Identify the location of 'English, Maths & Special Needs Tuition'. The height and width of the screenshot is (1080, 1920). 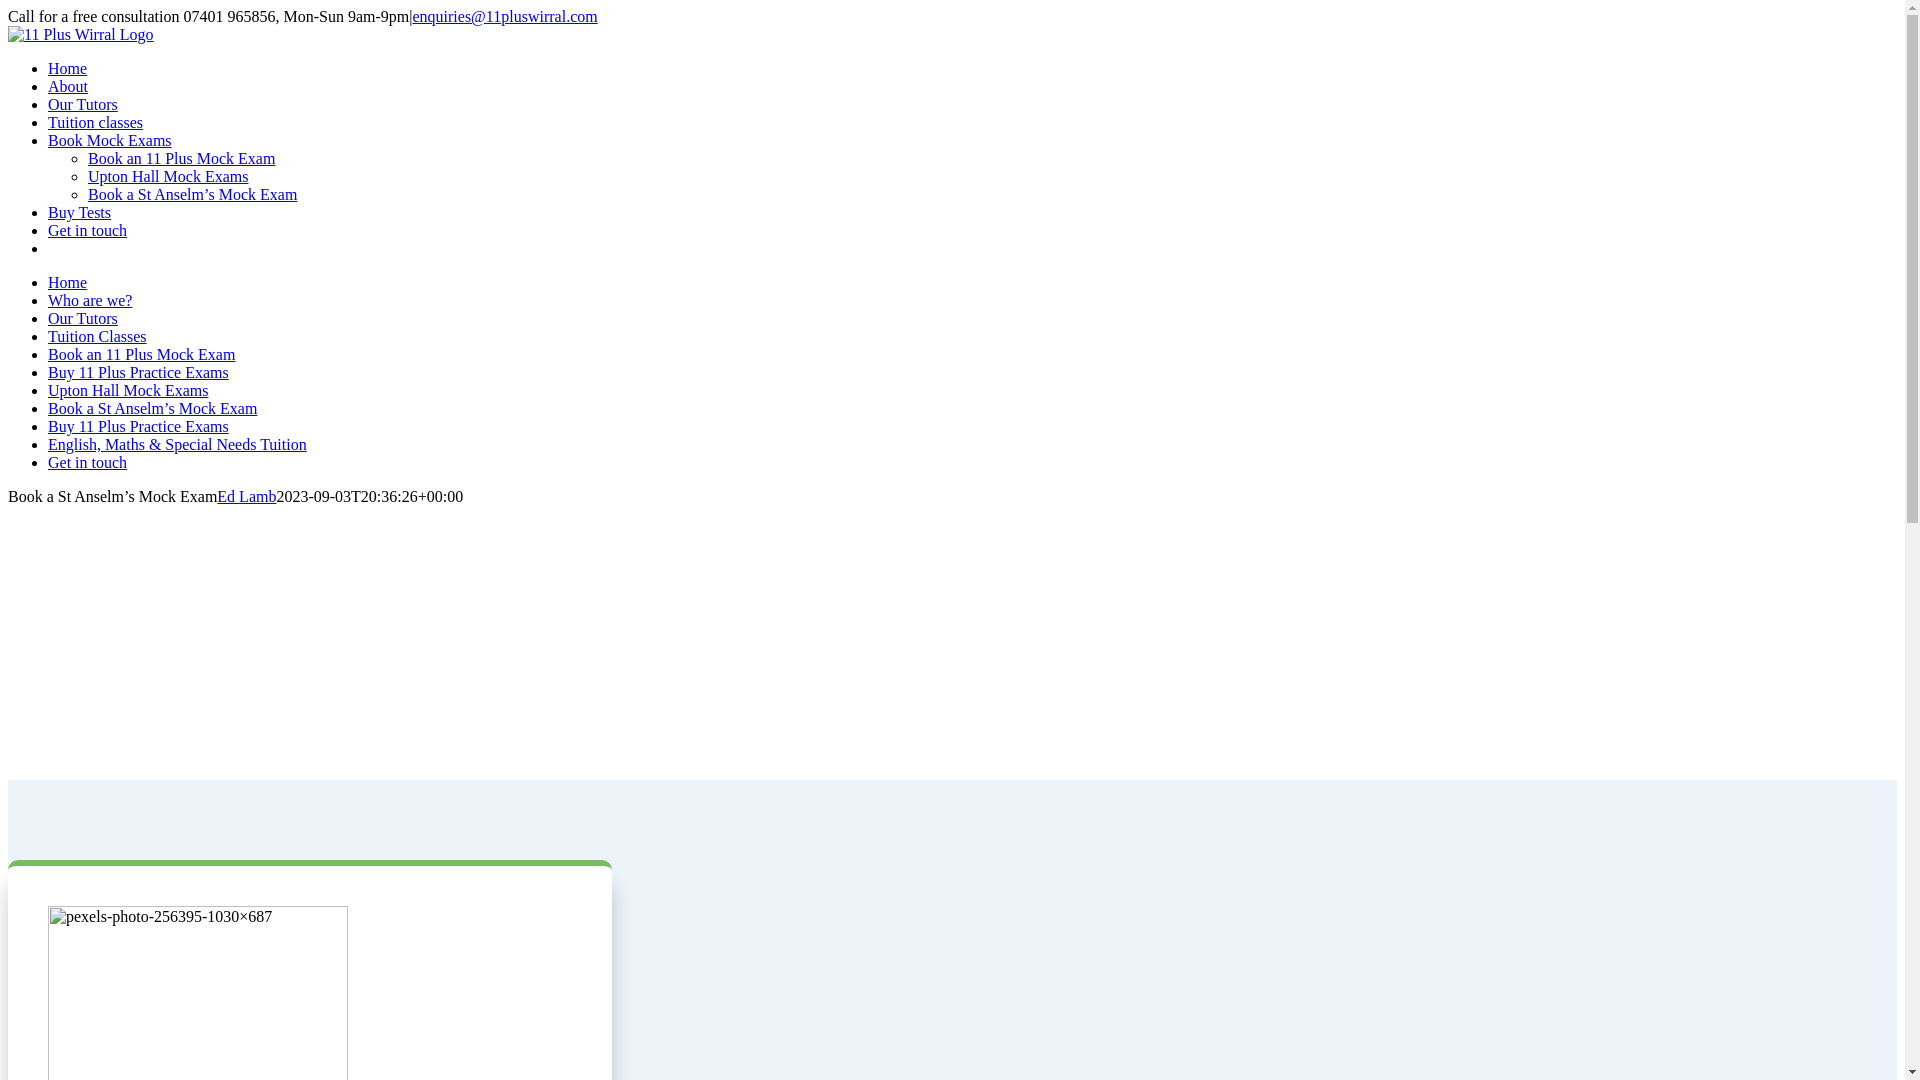
(177, 443).